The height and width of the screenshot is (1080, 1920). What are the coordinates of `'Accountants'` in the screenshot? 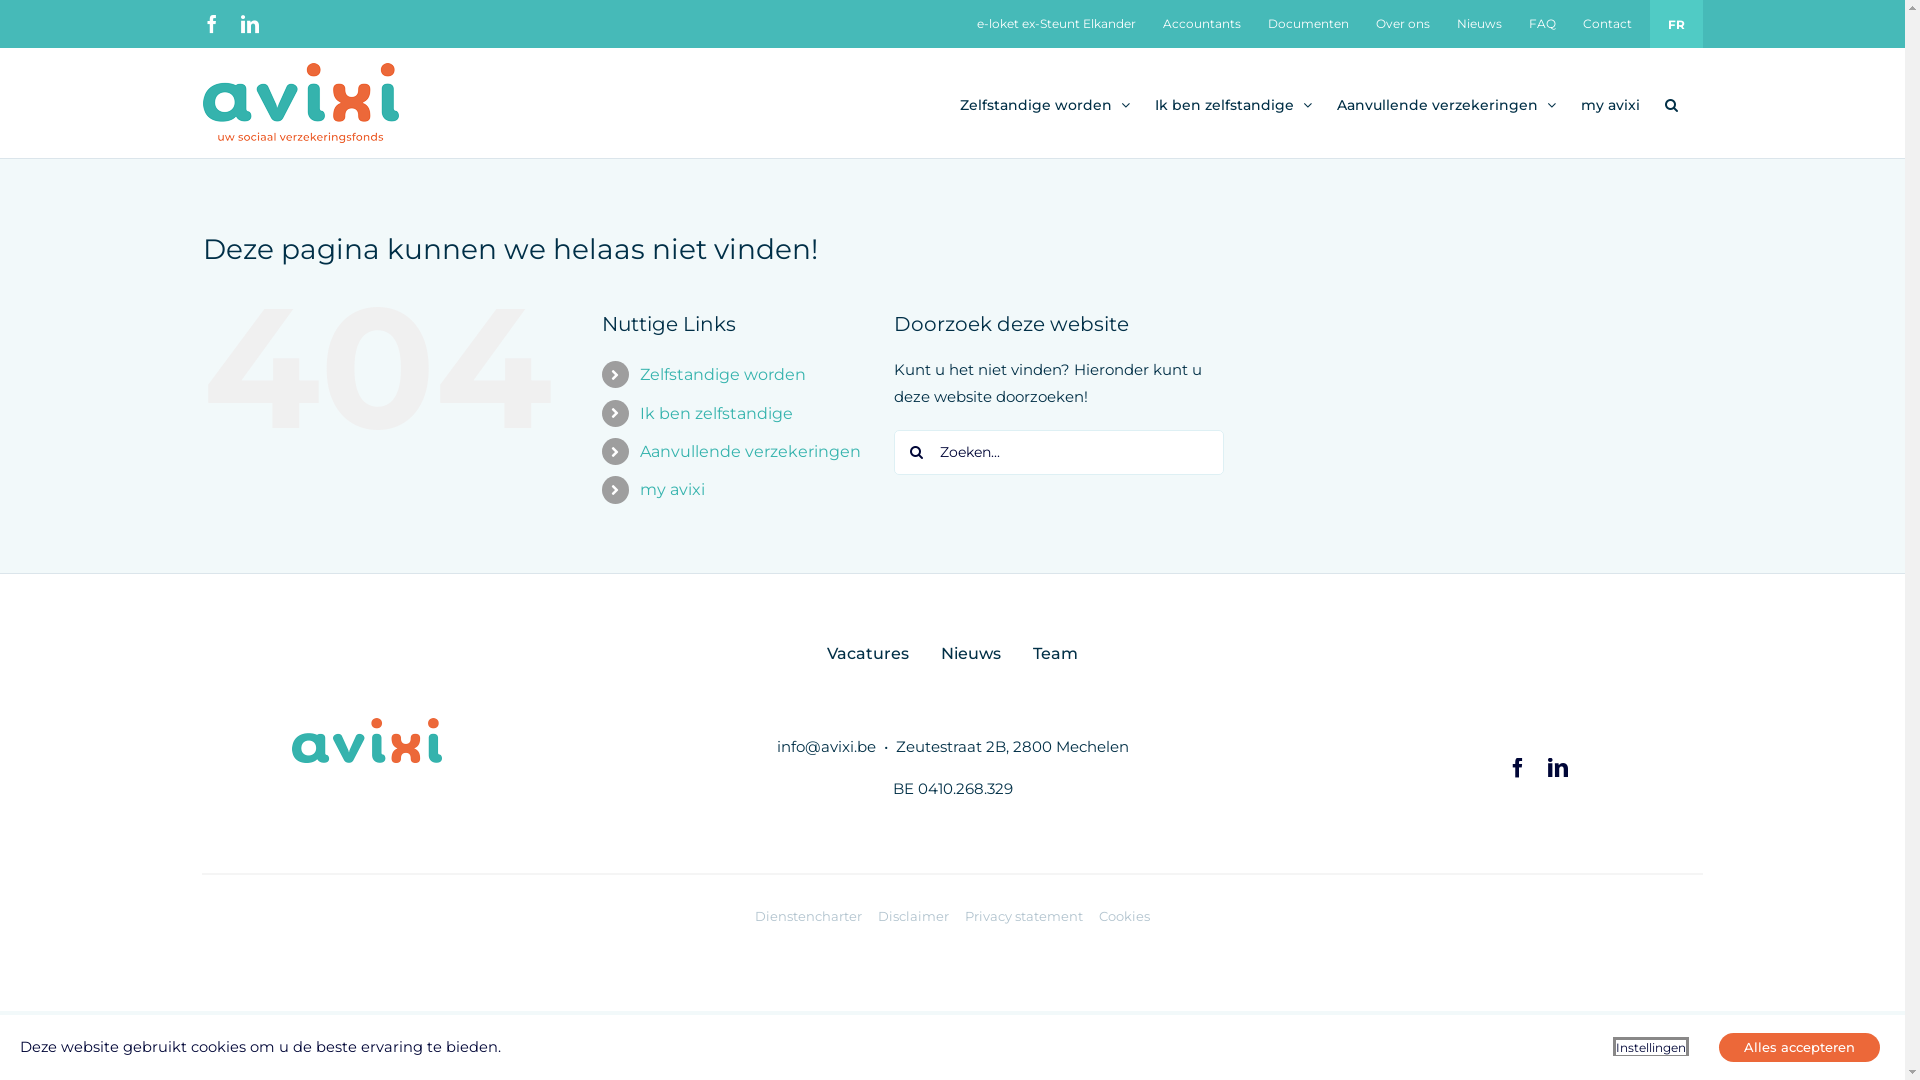 It's located at (1200, 23).